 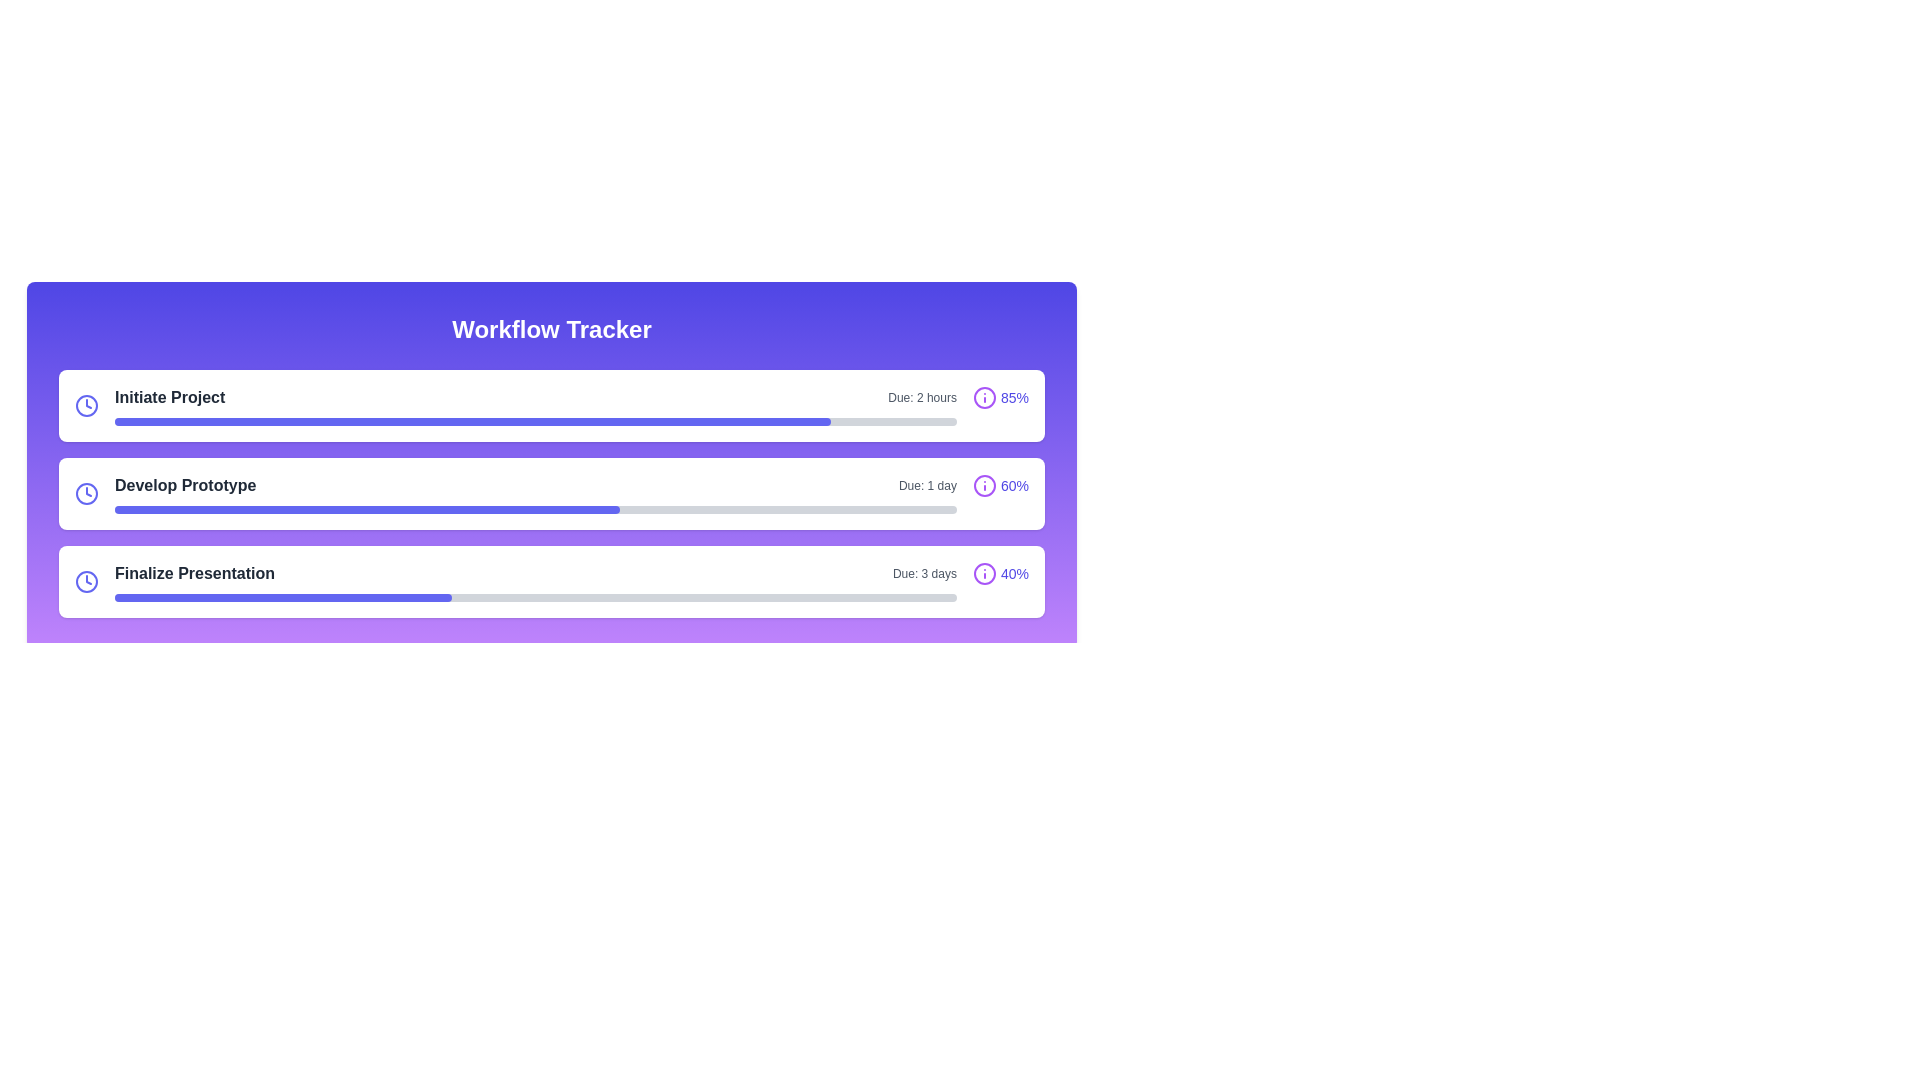 What do you see at coordinates (536, 596) in the screenshot?
I see `the progress bar that shows the completion of the task 'Finalize Presentation' which is currently 40% complete, located at the bottom of the 'Finalize Presentation' section in the 'Workflow Tracker'` at bounding box center [536, 596].